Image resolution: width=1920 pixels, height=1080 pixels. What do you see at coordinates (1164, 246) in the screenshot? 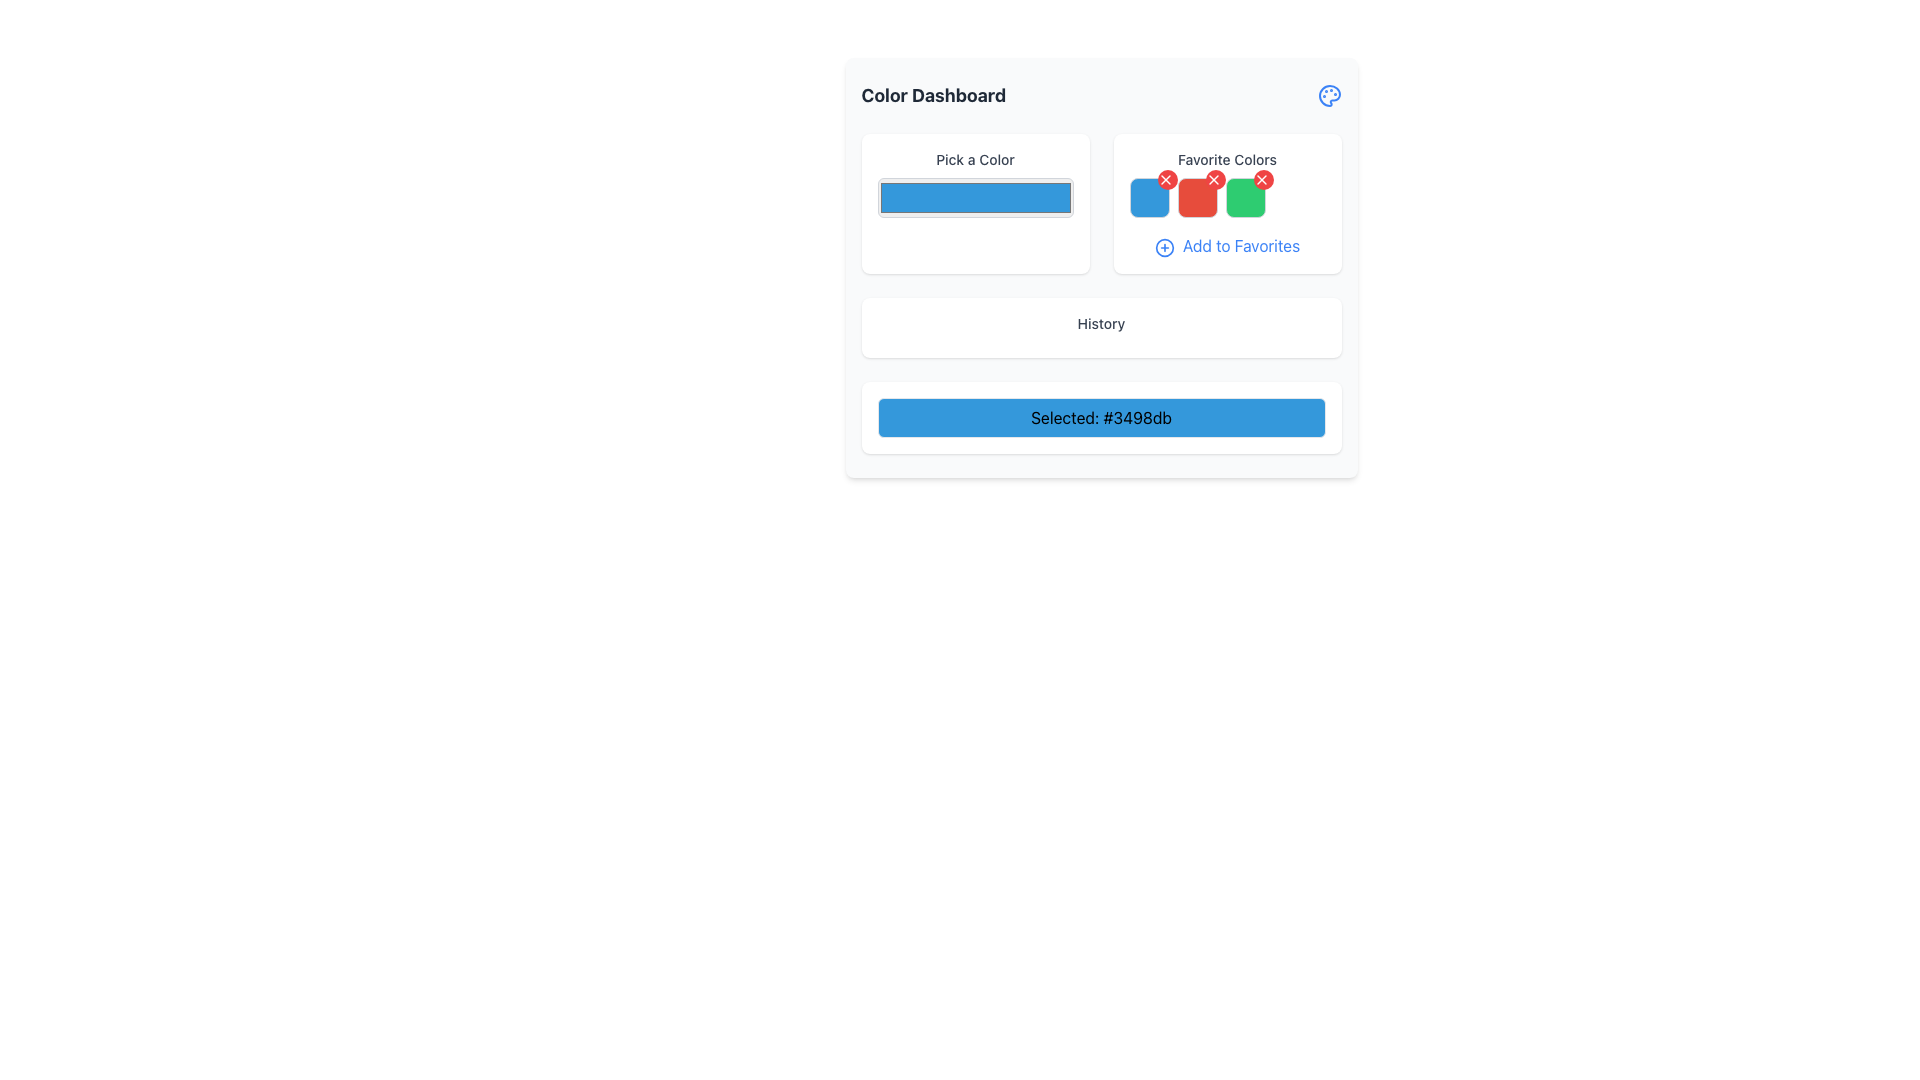
I see `the icon that symbolizes the action of adding items to the favorites list, located to the left of the text 'Add to Favorites'` at bounding box center [1164, 246].